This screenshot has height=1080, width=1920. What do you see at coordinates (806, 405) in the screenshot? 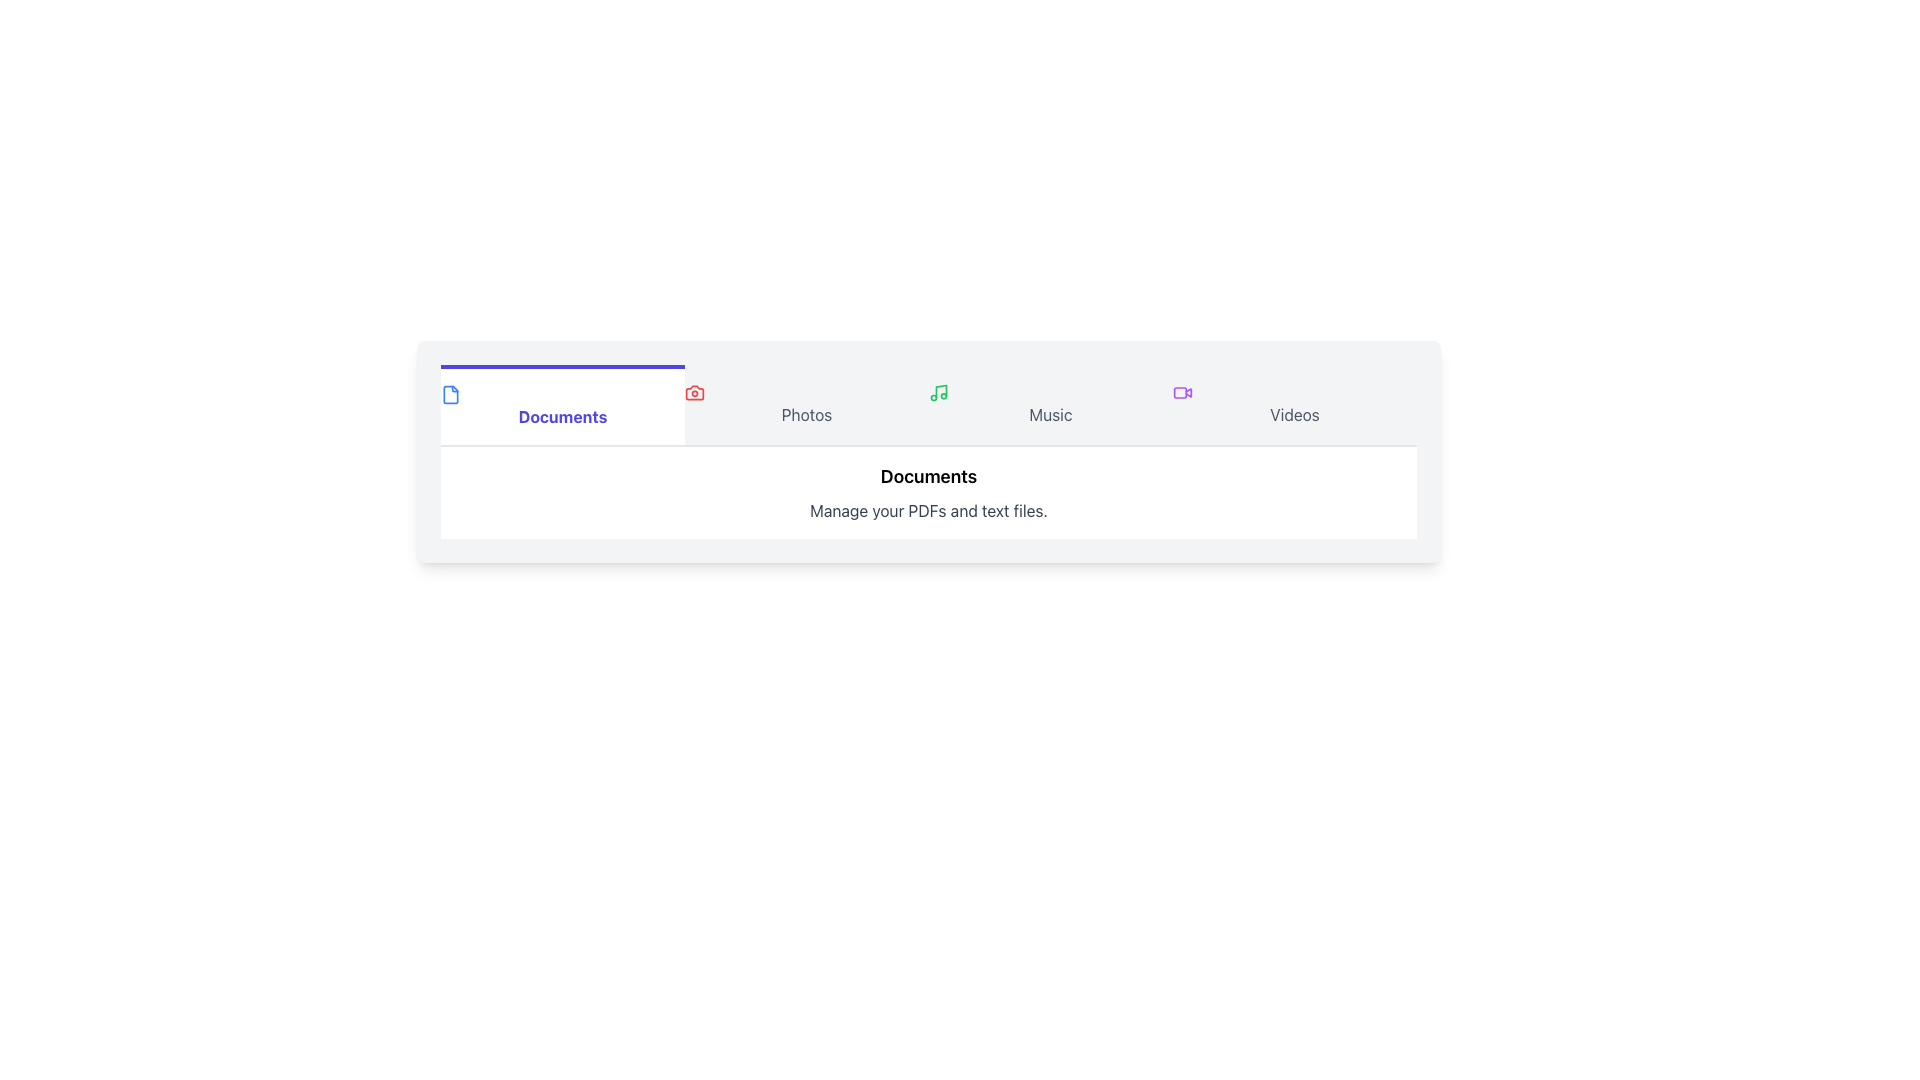
I see `the second tab in the navigation menu, which is intended for accessing the photos or images section` at bounding box center [806, 405].